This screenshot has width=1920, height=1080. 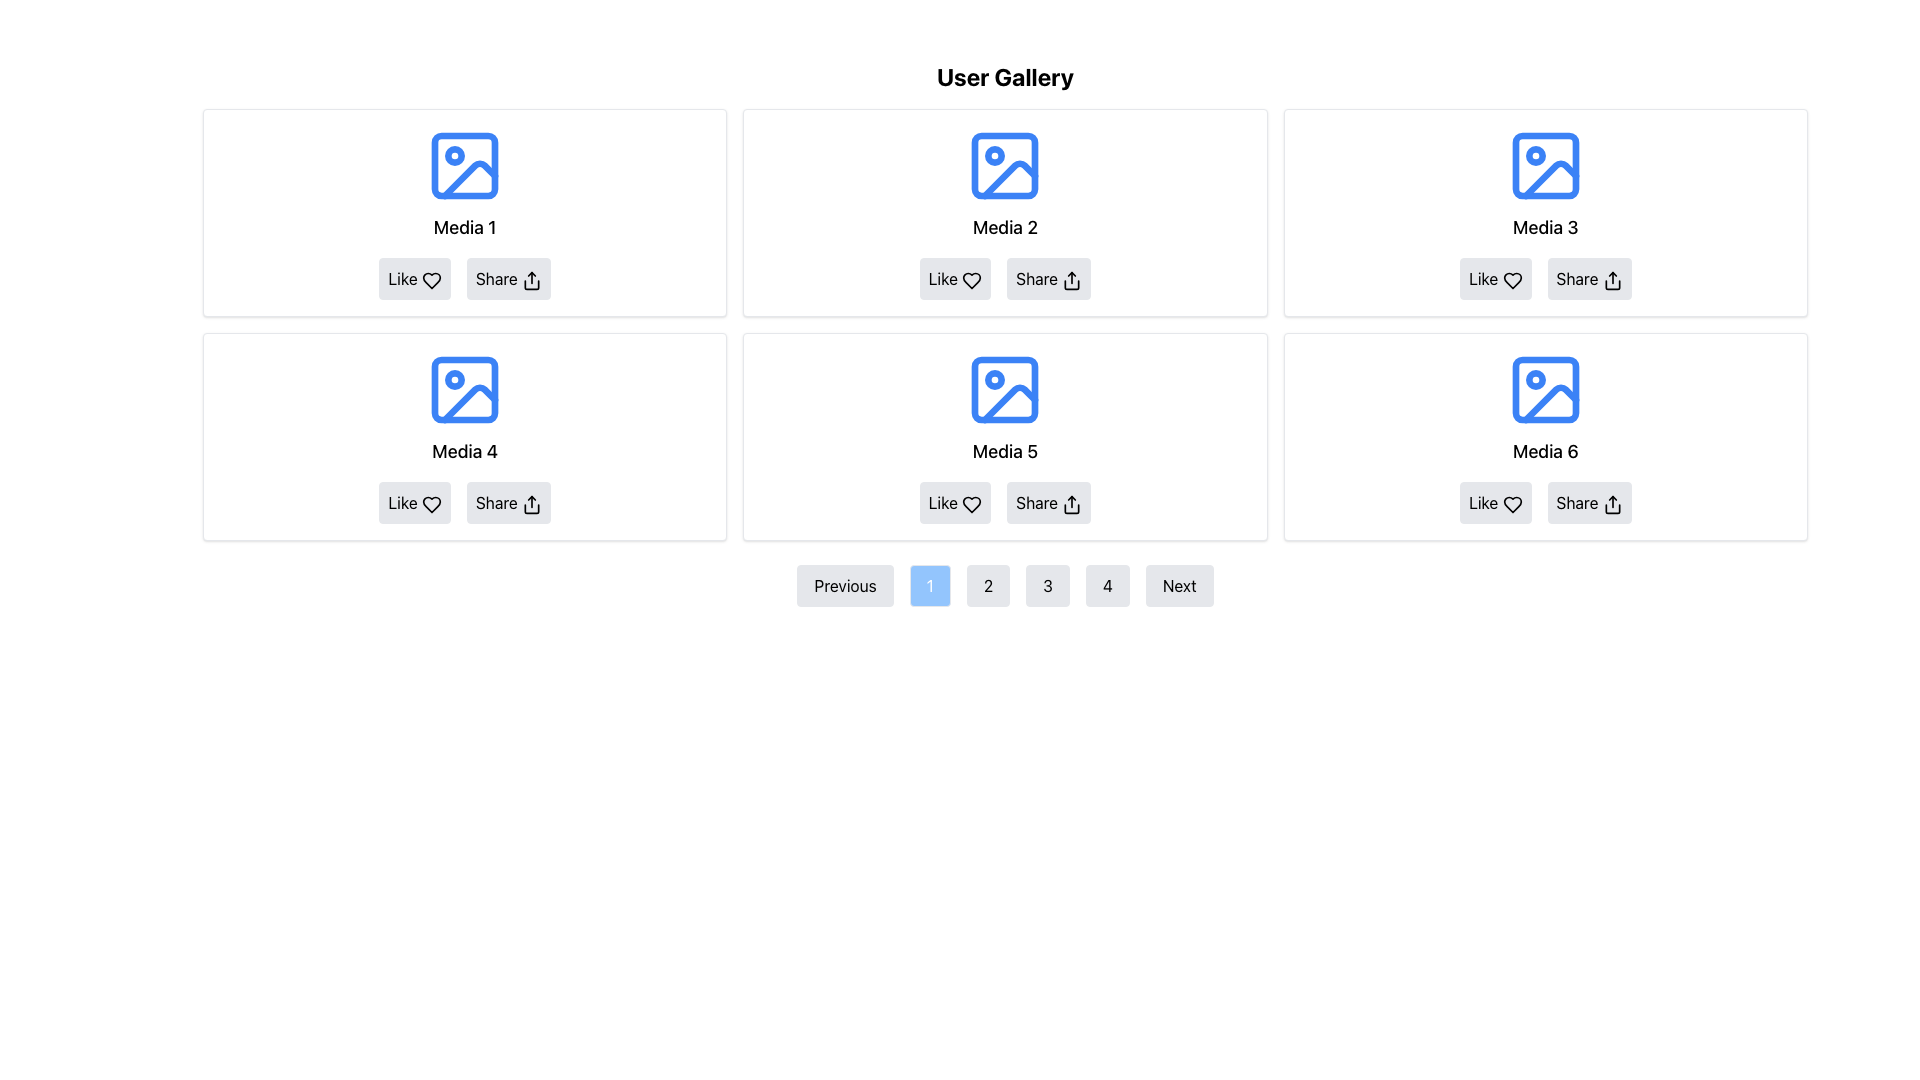 I want to click on the upward arrow icon that is part of the 'Share' button located below the 'Media 1' section in the user gallery grid, so click(x=531, y=280).